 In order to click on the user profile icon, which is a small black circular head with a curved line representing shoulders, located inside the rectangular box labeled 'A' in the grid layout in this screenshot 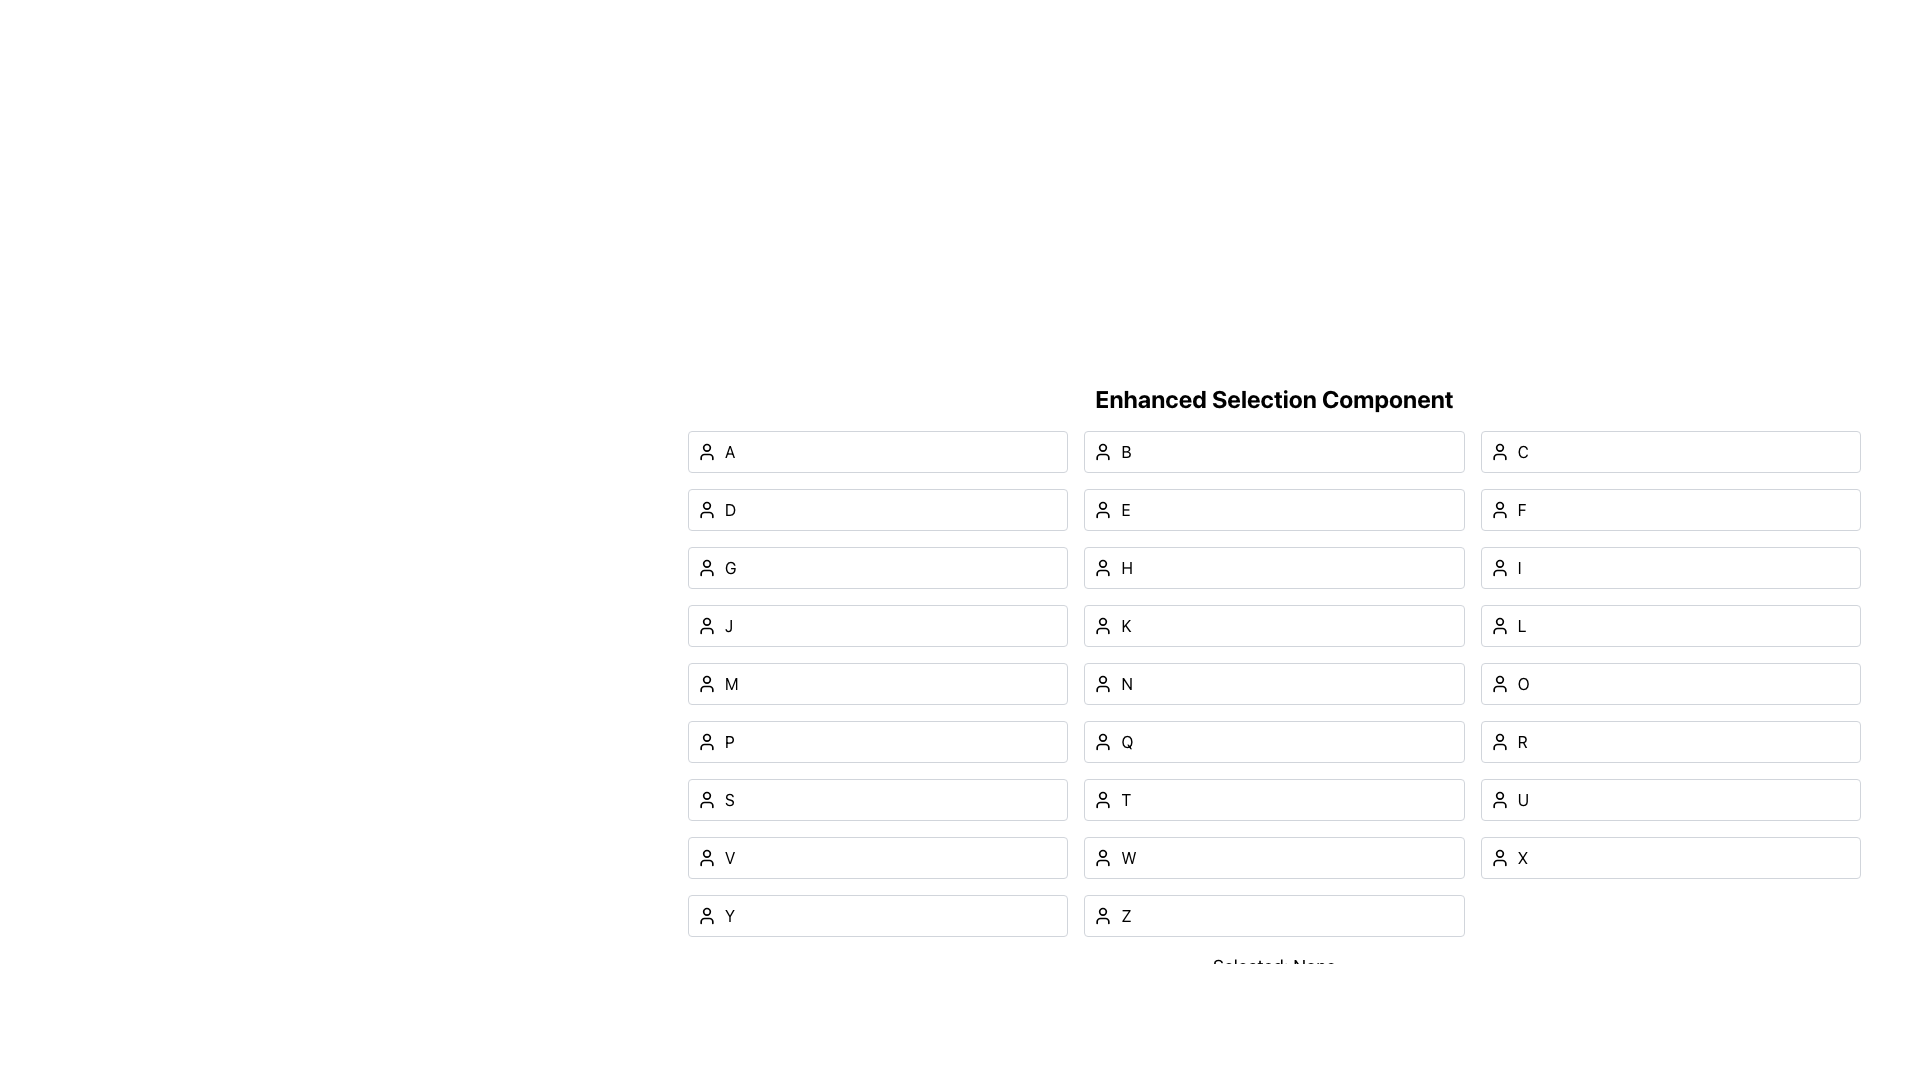, I will do `click(706, 451)`.